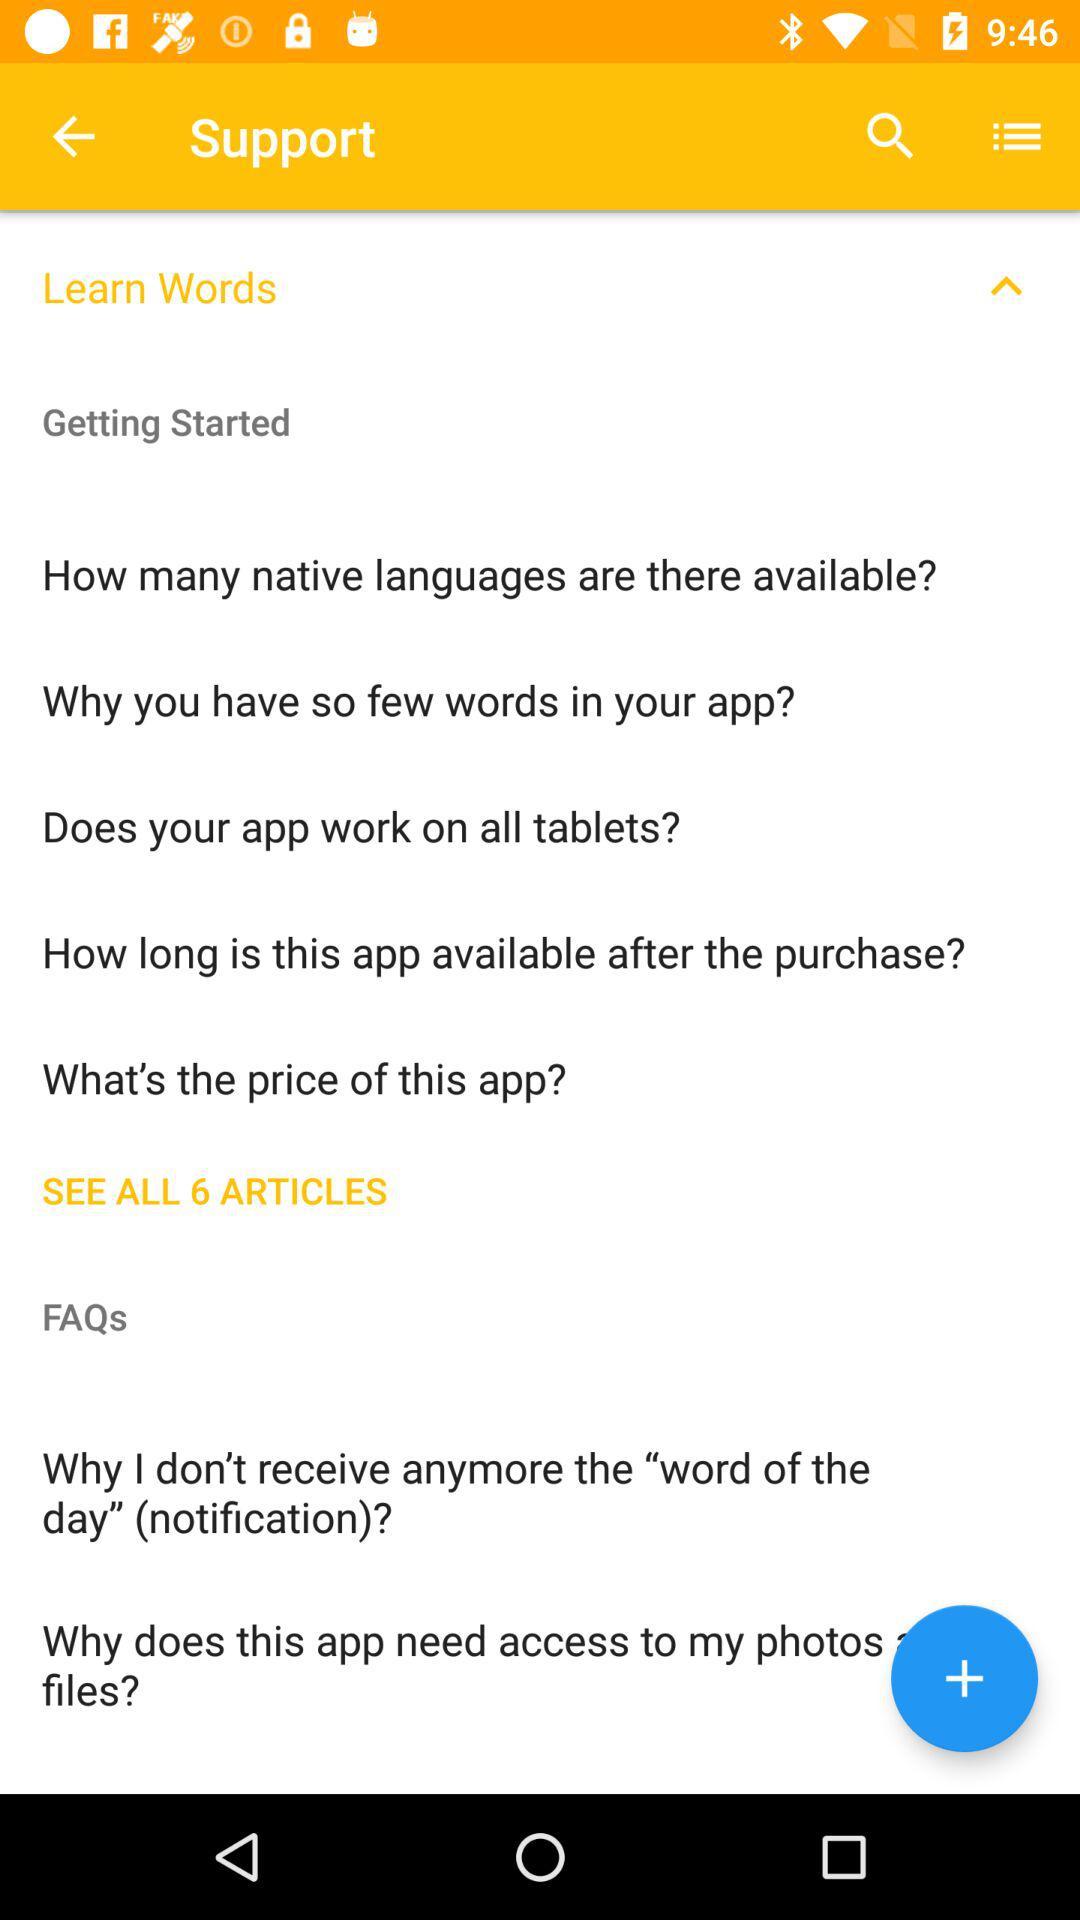  Describe the element at coordinates (540, 1186) in the screenshot. I see `see all 6 item` at that location.